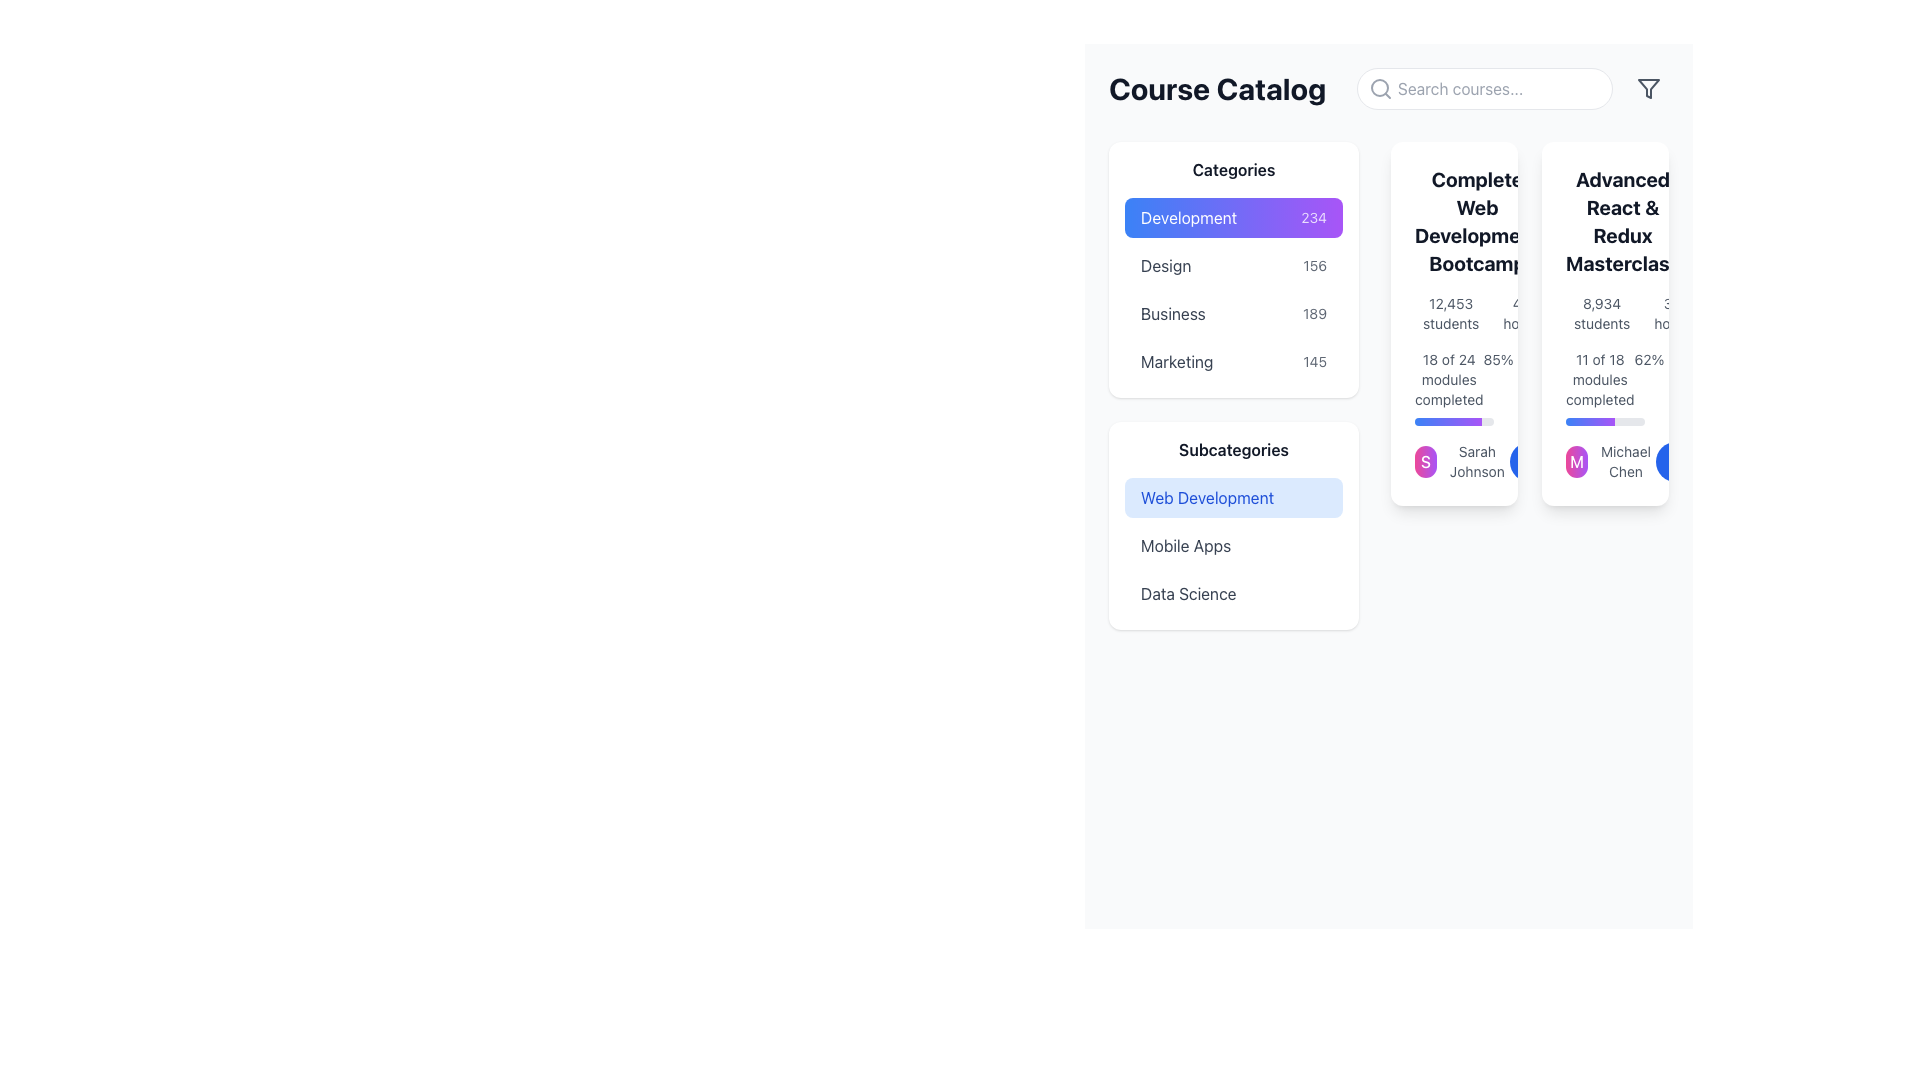 The image size is (1920, 1080). I want to click on the interactive button displaying 'Development234' in the 'Categories' section, so click(1232, 218).